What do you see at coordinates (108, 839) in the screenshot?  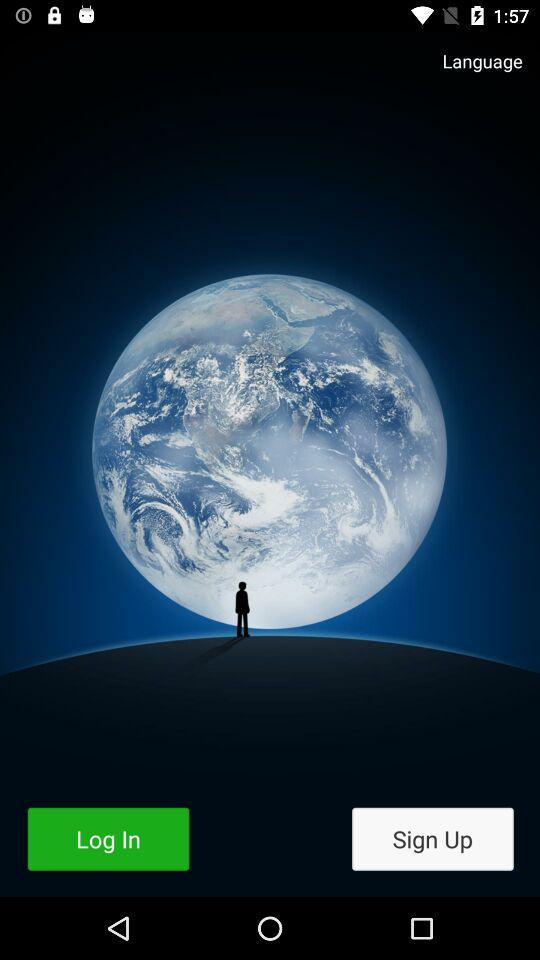 I see `the log in item` at bounding box center [108, 839].